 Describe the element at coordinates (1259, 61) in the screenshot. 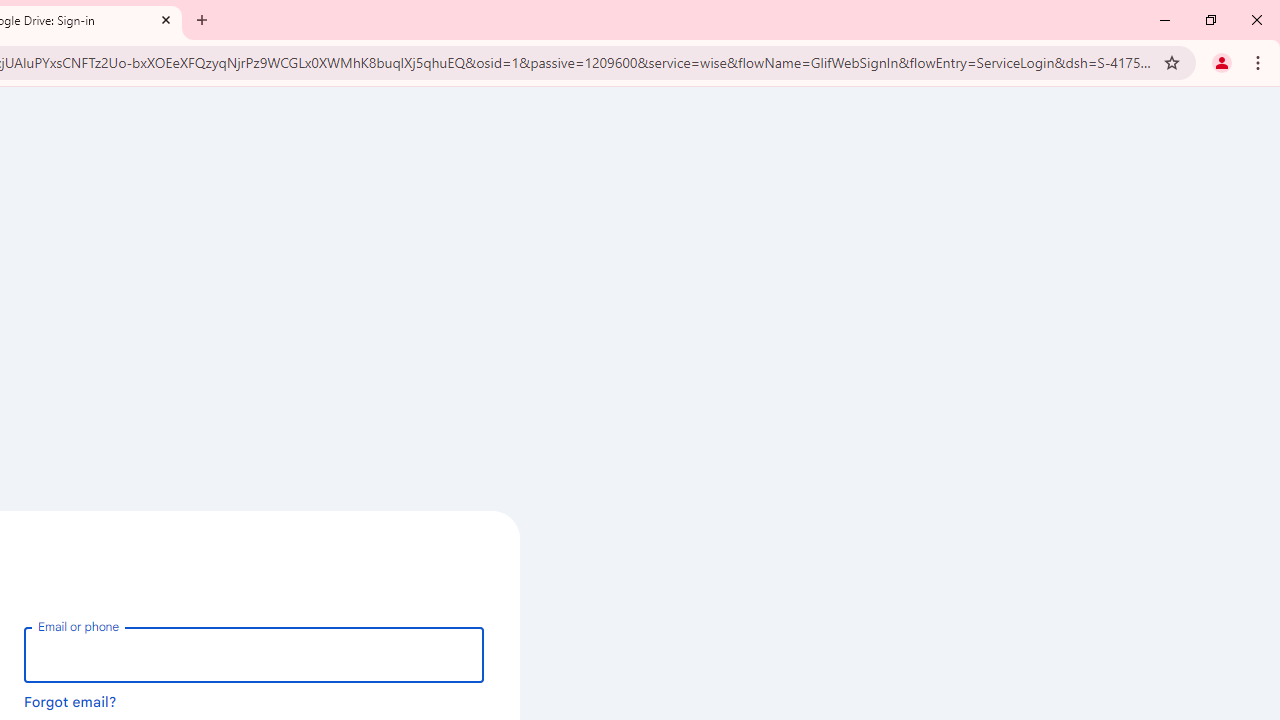

I see `'Chrome'` at that location.